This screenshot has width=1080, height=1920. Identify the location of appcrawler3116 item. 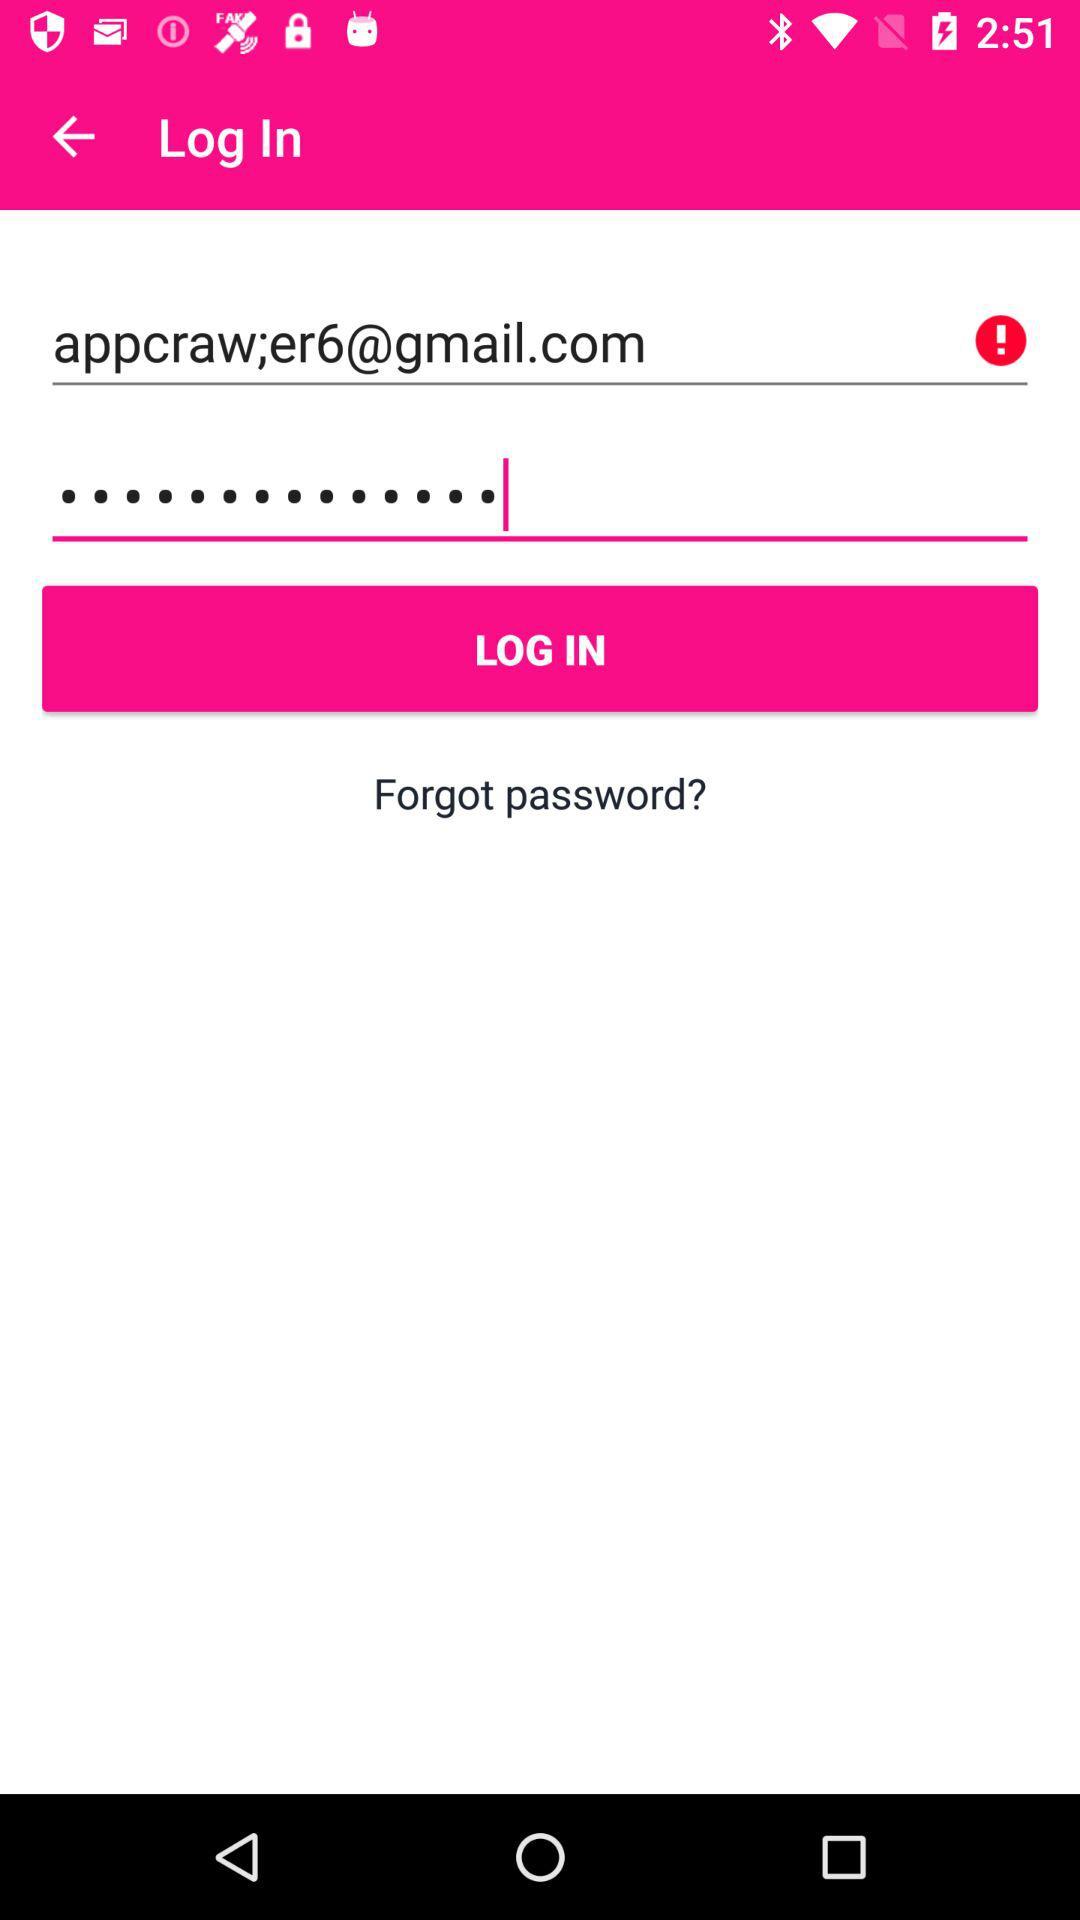
(540, 495).